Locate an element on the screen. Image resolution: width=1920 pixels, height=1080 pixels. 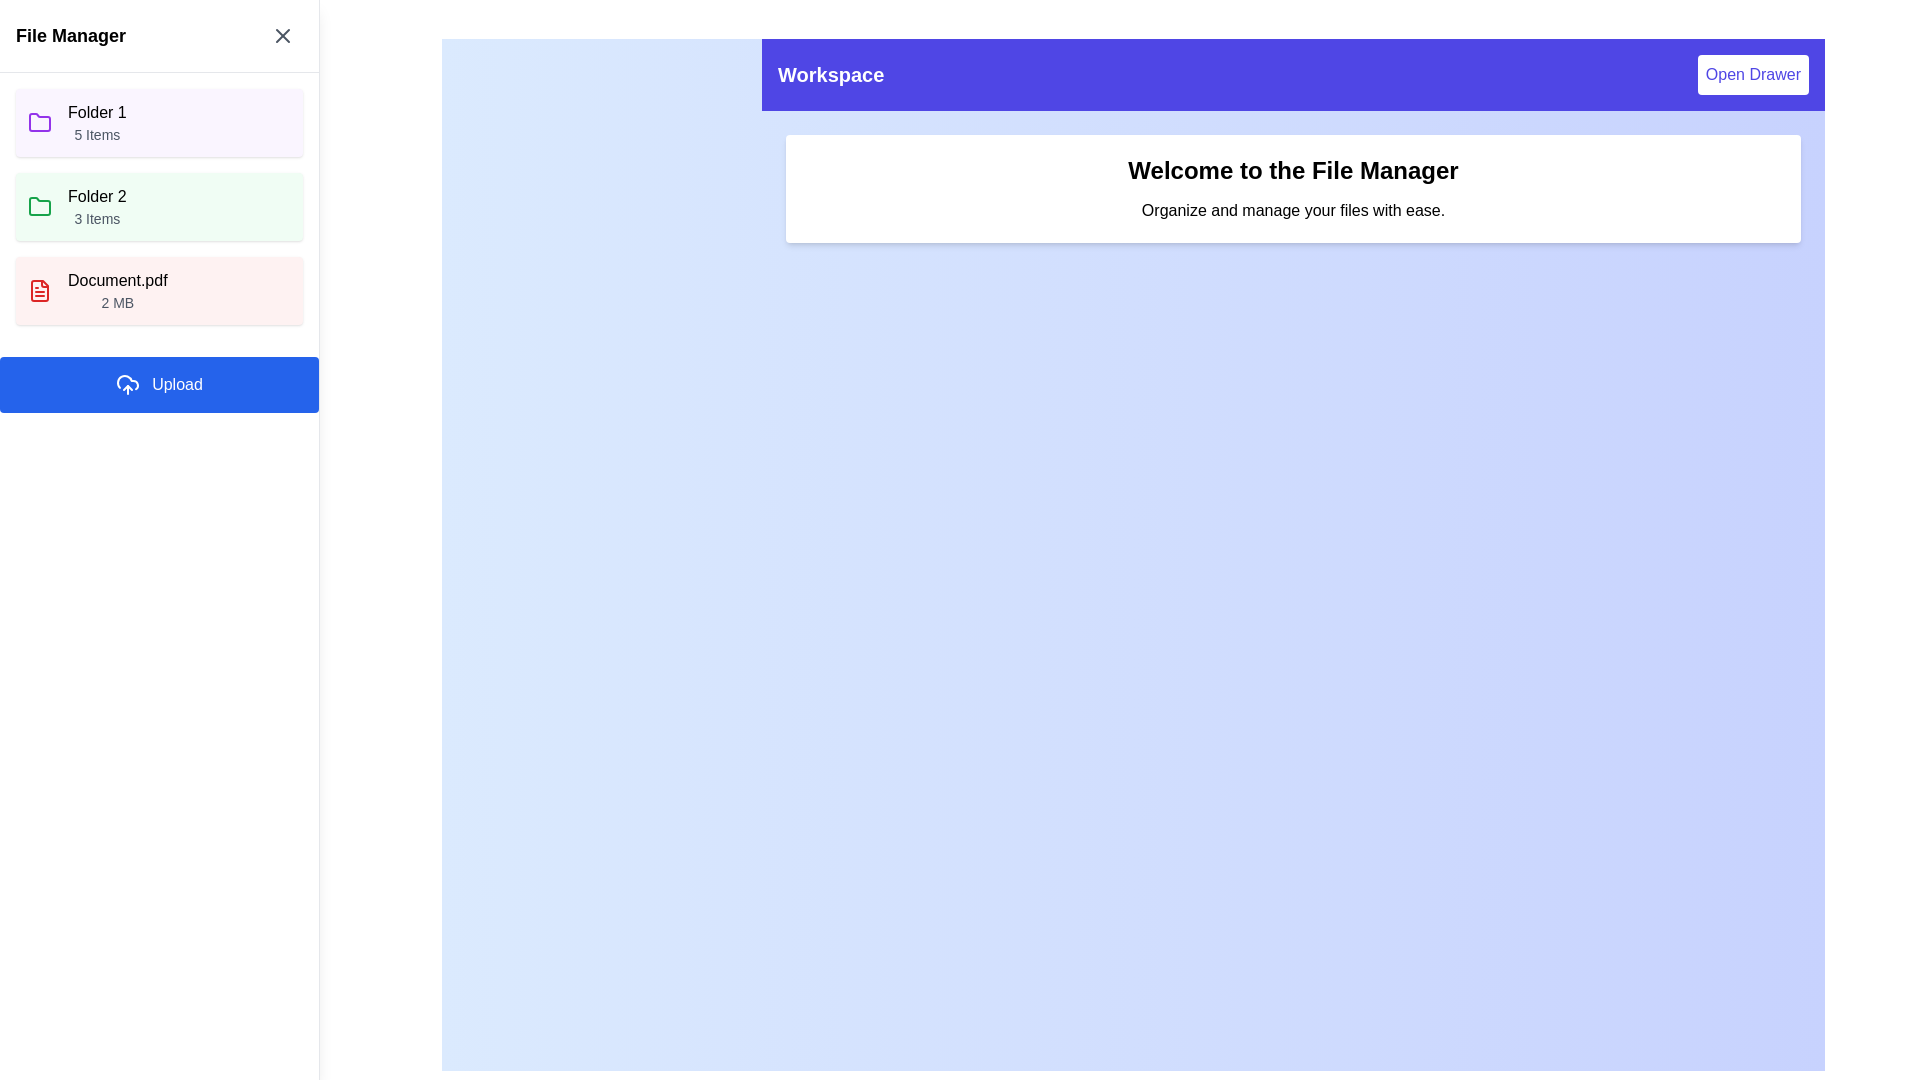
the 'Open Drawer' button located at the upper-right corner of the header bar is located at coordinates (1752, 73).